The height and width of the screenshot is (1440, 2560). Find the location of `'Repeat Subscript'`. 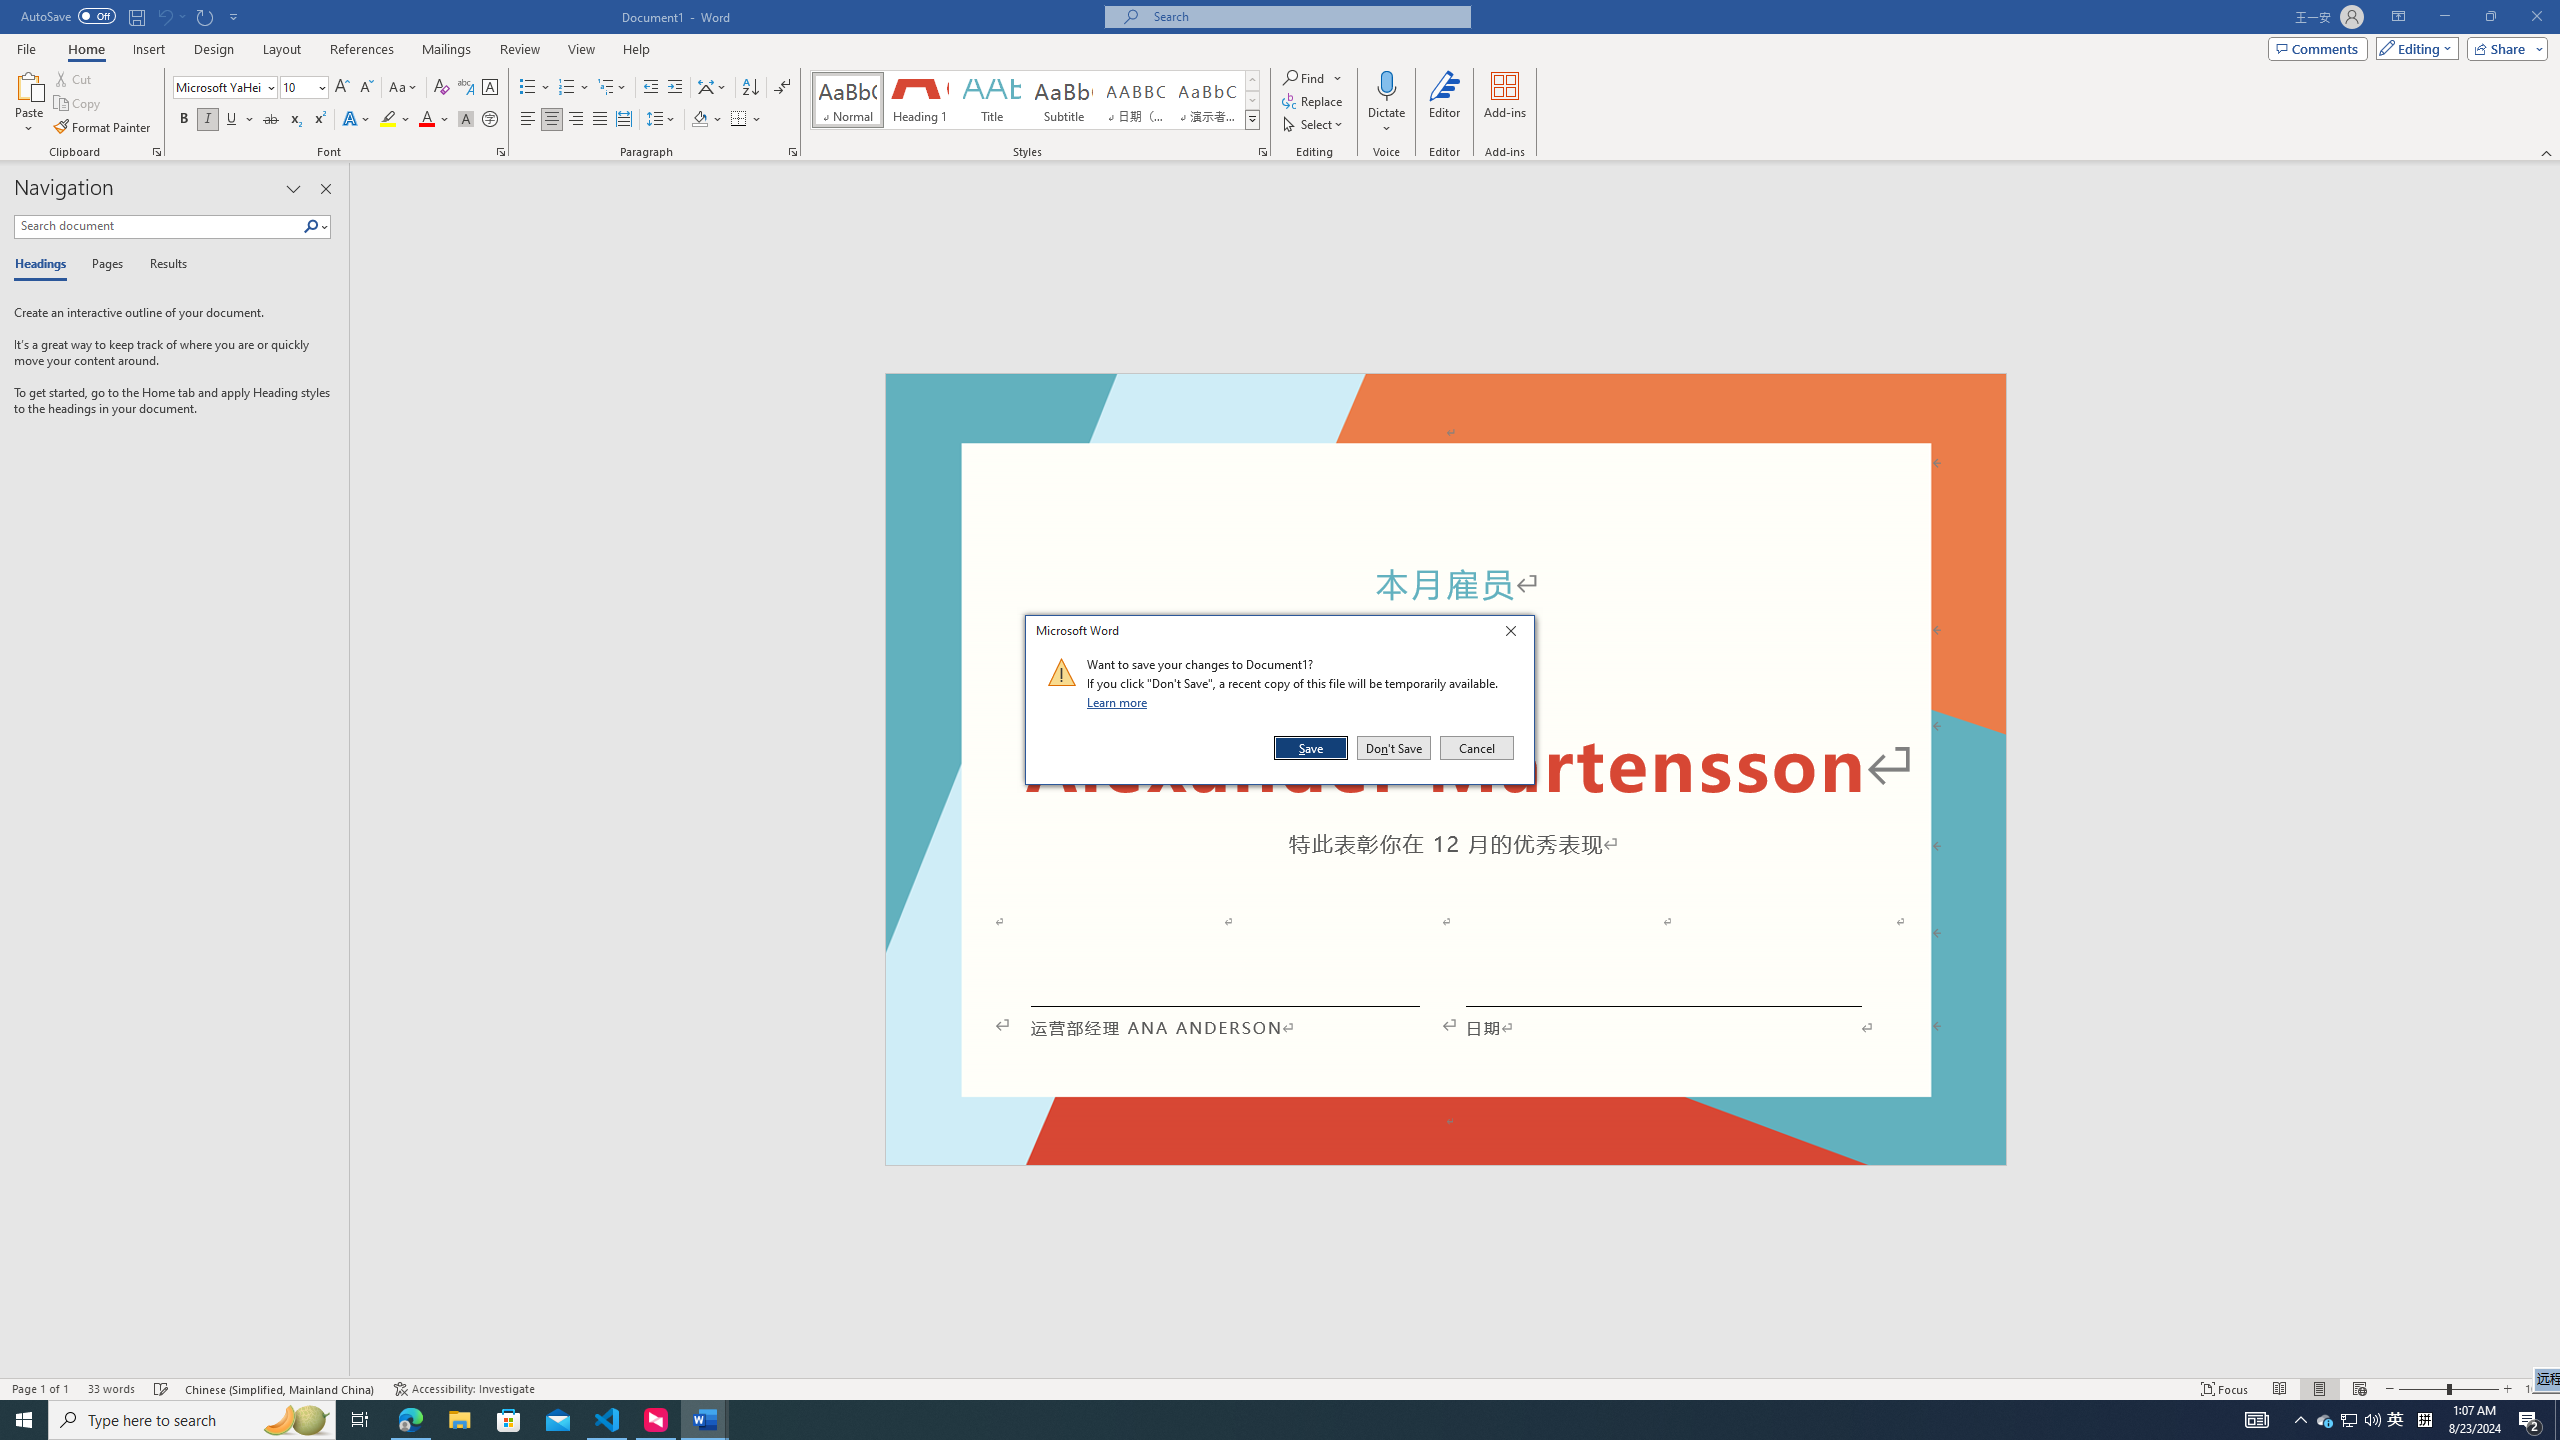

'Repeat Subscript' is located at coordinates (205, 15).